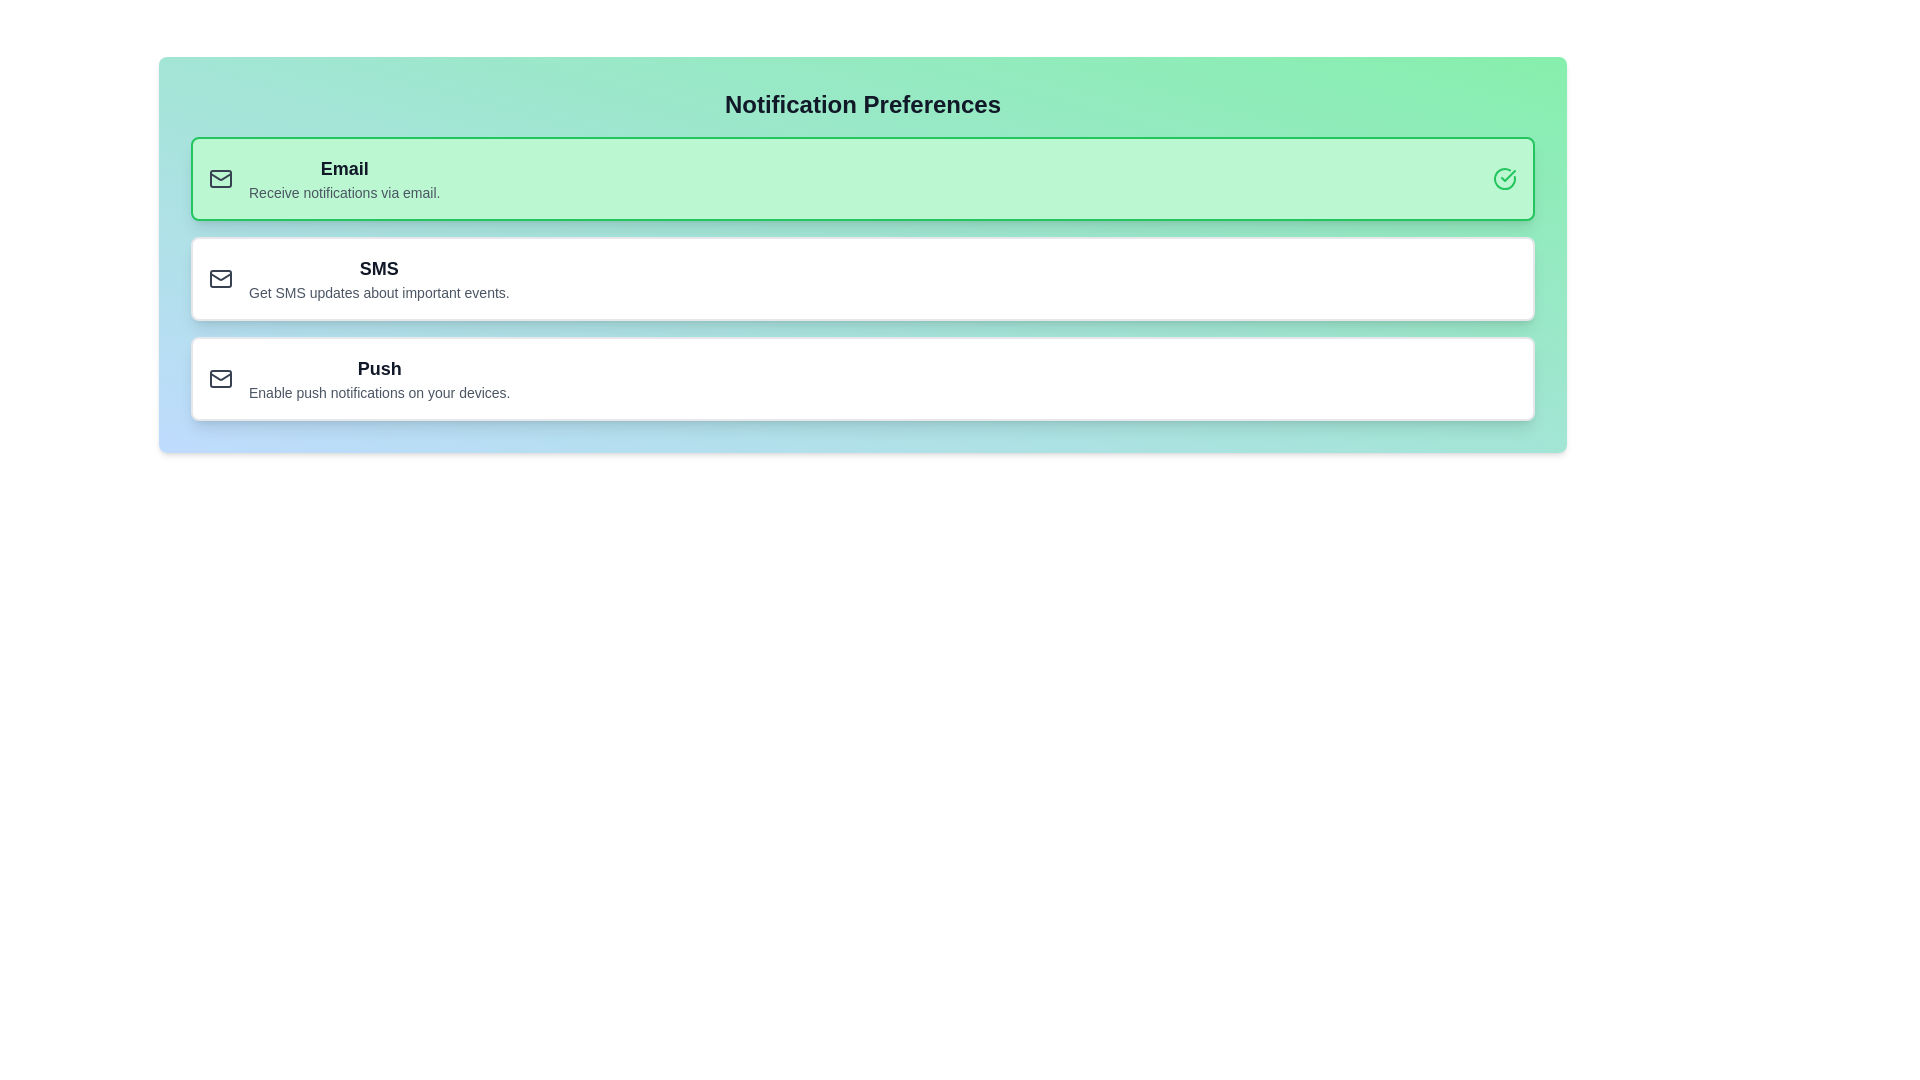  Describe the element at coordinates (1505, 177) in the screenshot. I see `the green circular check icon indicating positive status, located on the far right of the 'Email' option box` at that location.